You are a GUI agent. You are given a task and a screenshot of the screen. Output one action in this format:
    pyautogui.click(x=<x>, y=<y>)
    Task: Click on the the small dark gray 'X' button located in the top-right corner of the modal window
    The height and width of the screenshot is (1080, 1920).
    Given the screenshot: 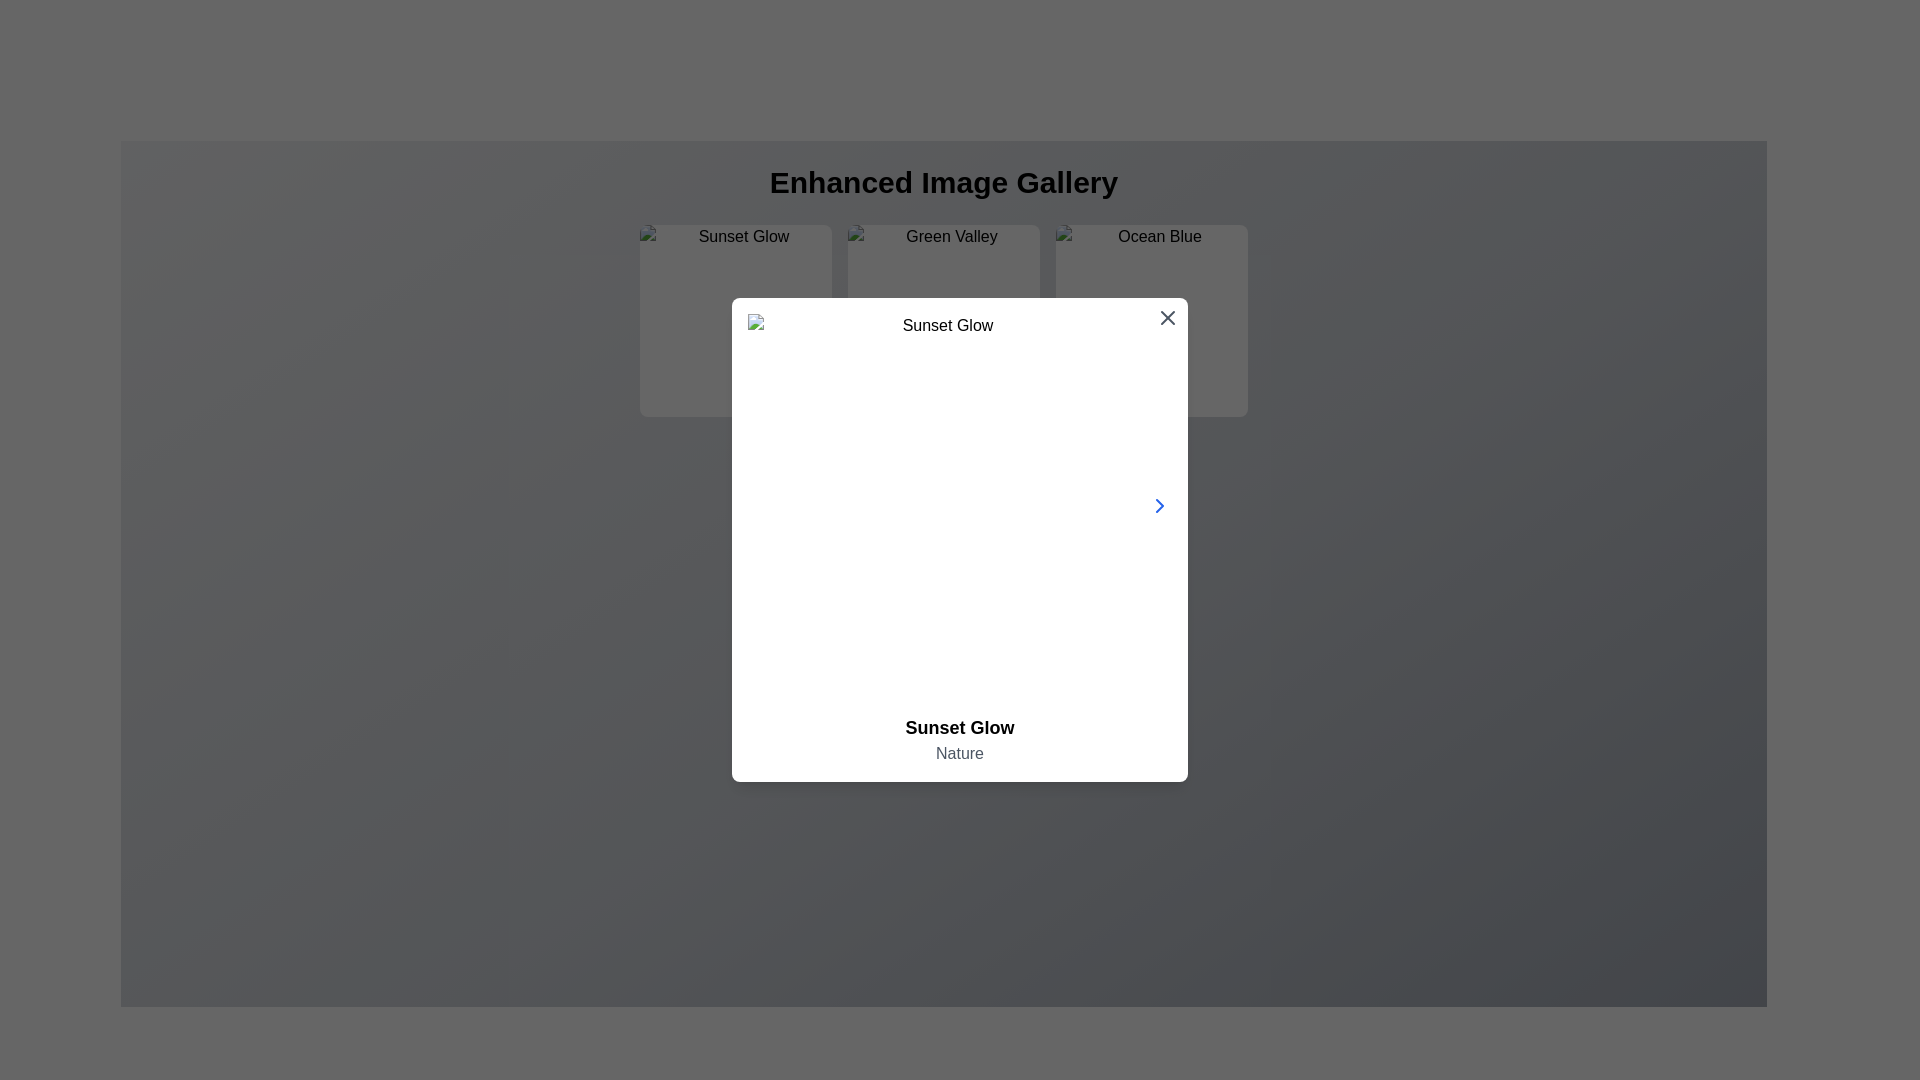 What is the action you would take?
    pyautogui.click(x=1167, y=316)
    